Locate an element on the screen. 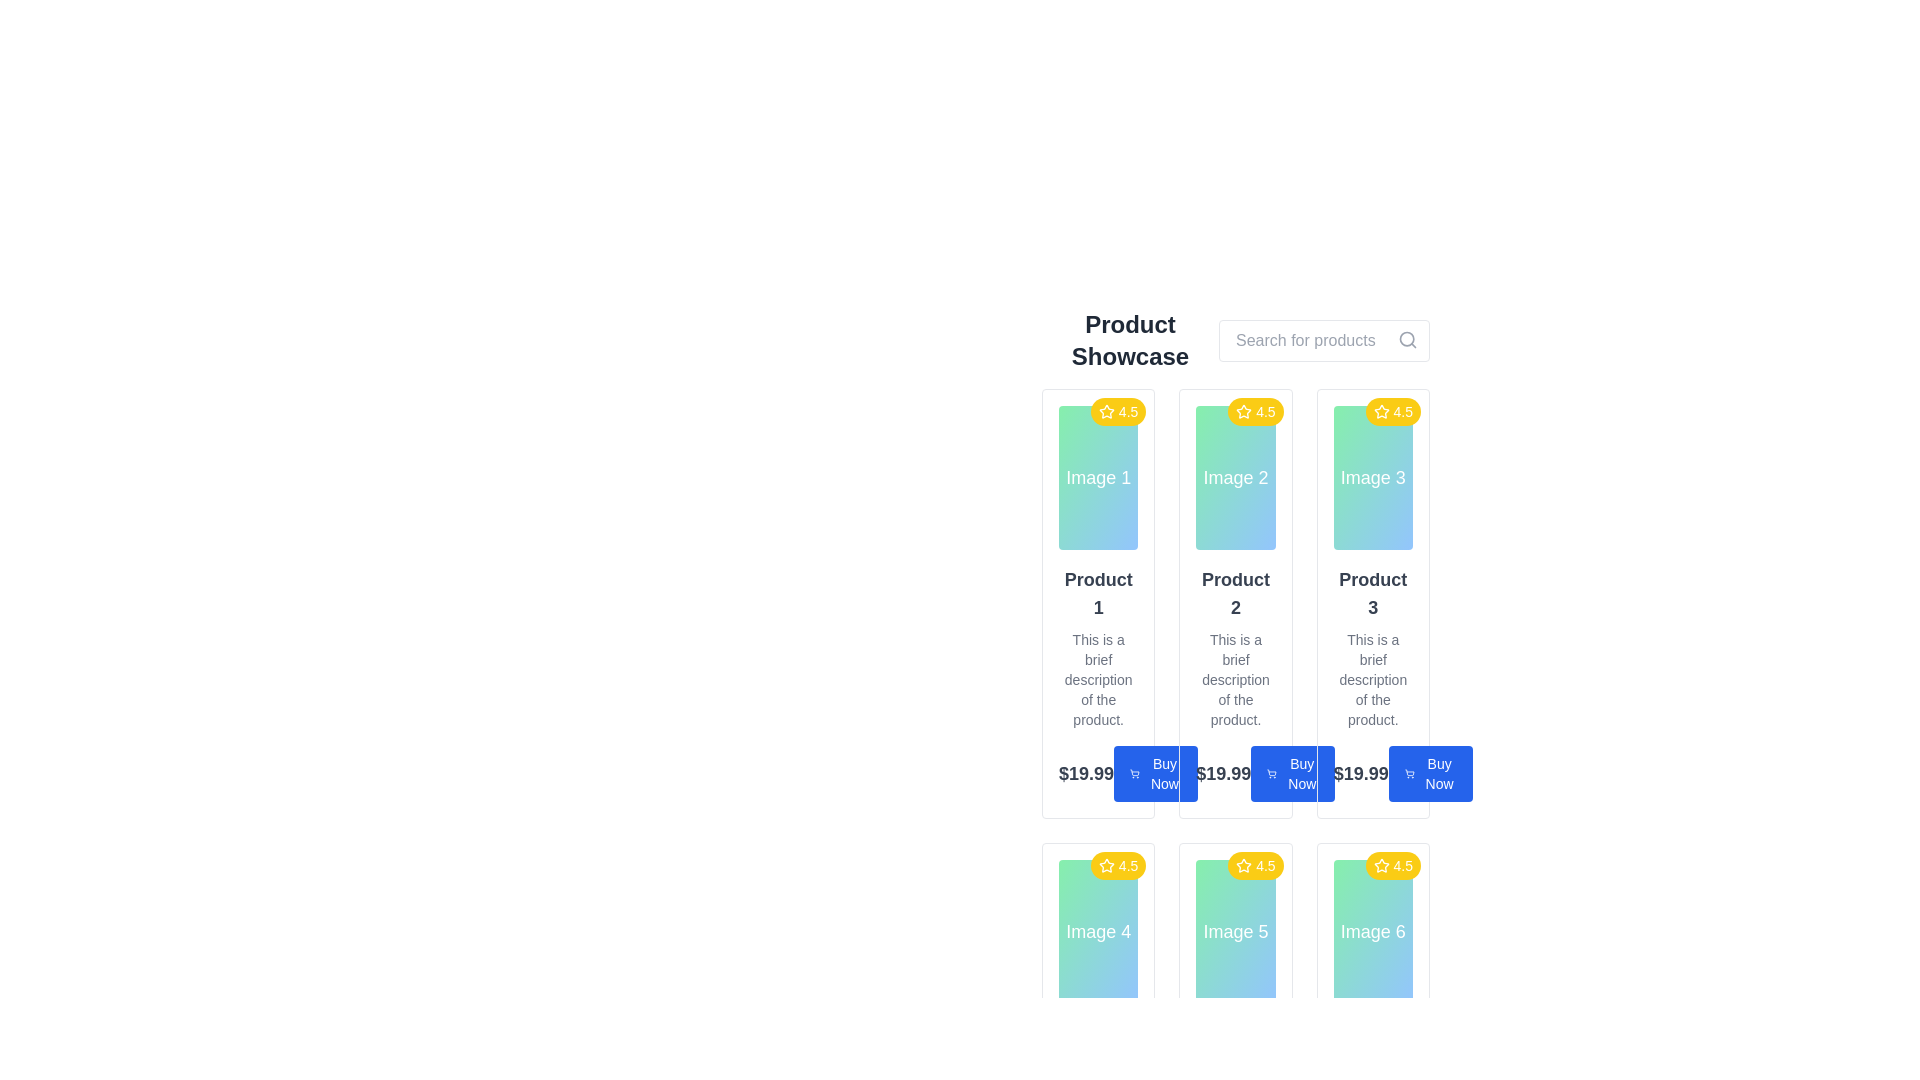 The height and width of the screenshot is (1080, 1920). the Badge or rating indicator located in the top-right corner of the 'Product 4' card, which displays the product's rating to the user is located at coordinates (1117, 865).